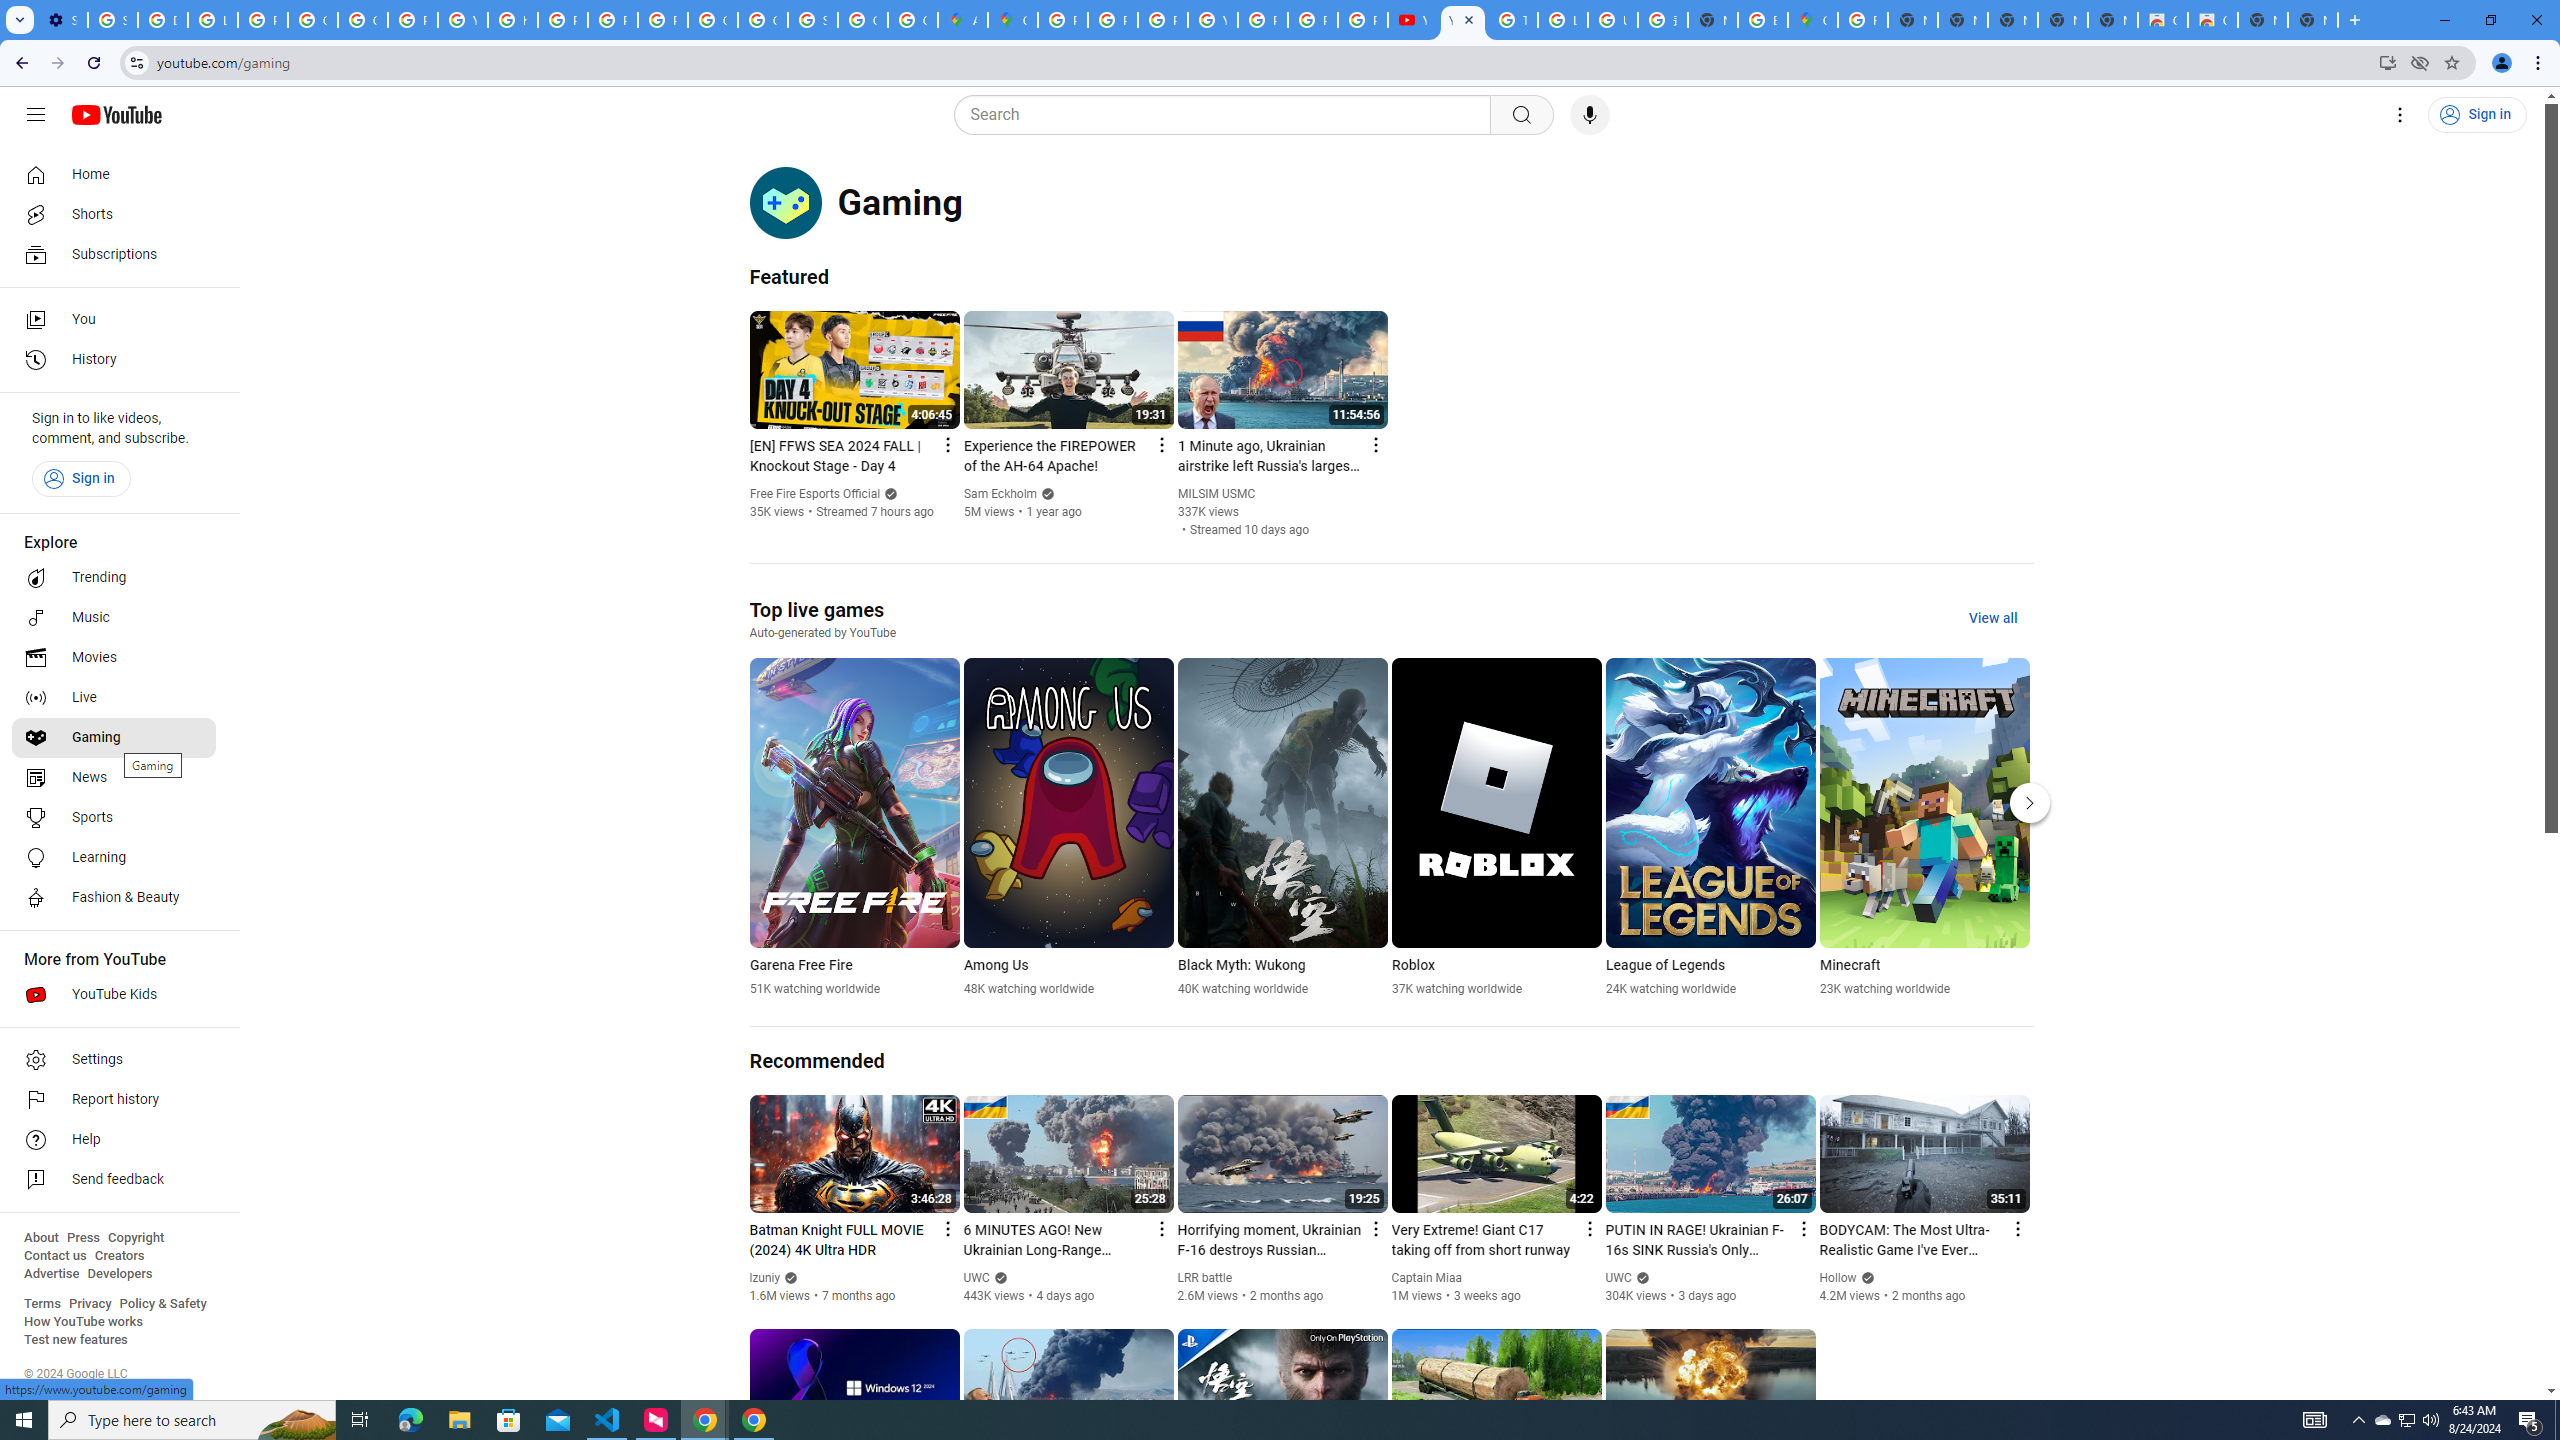  I want to click on 'Hollow', so click(1838, 1278).